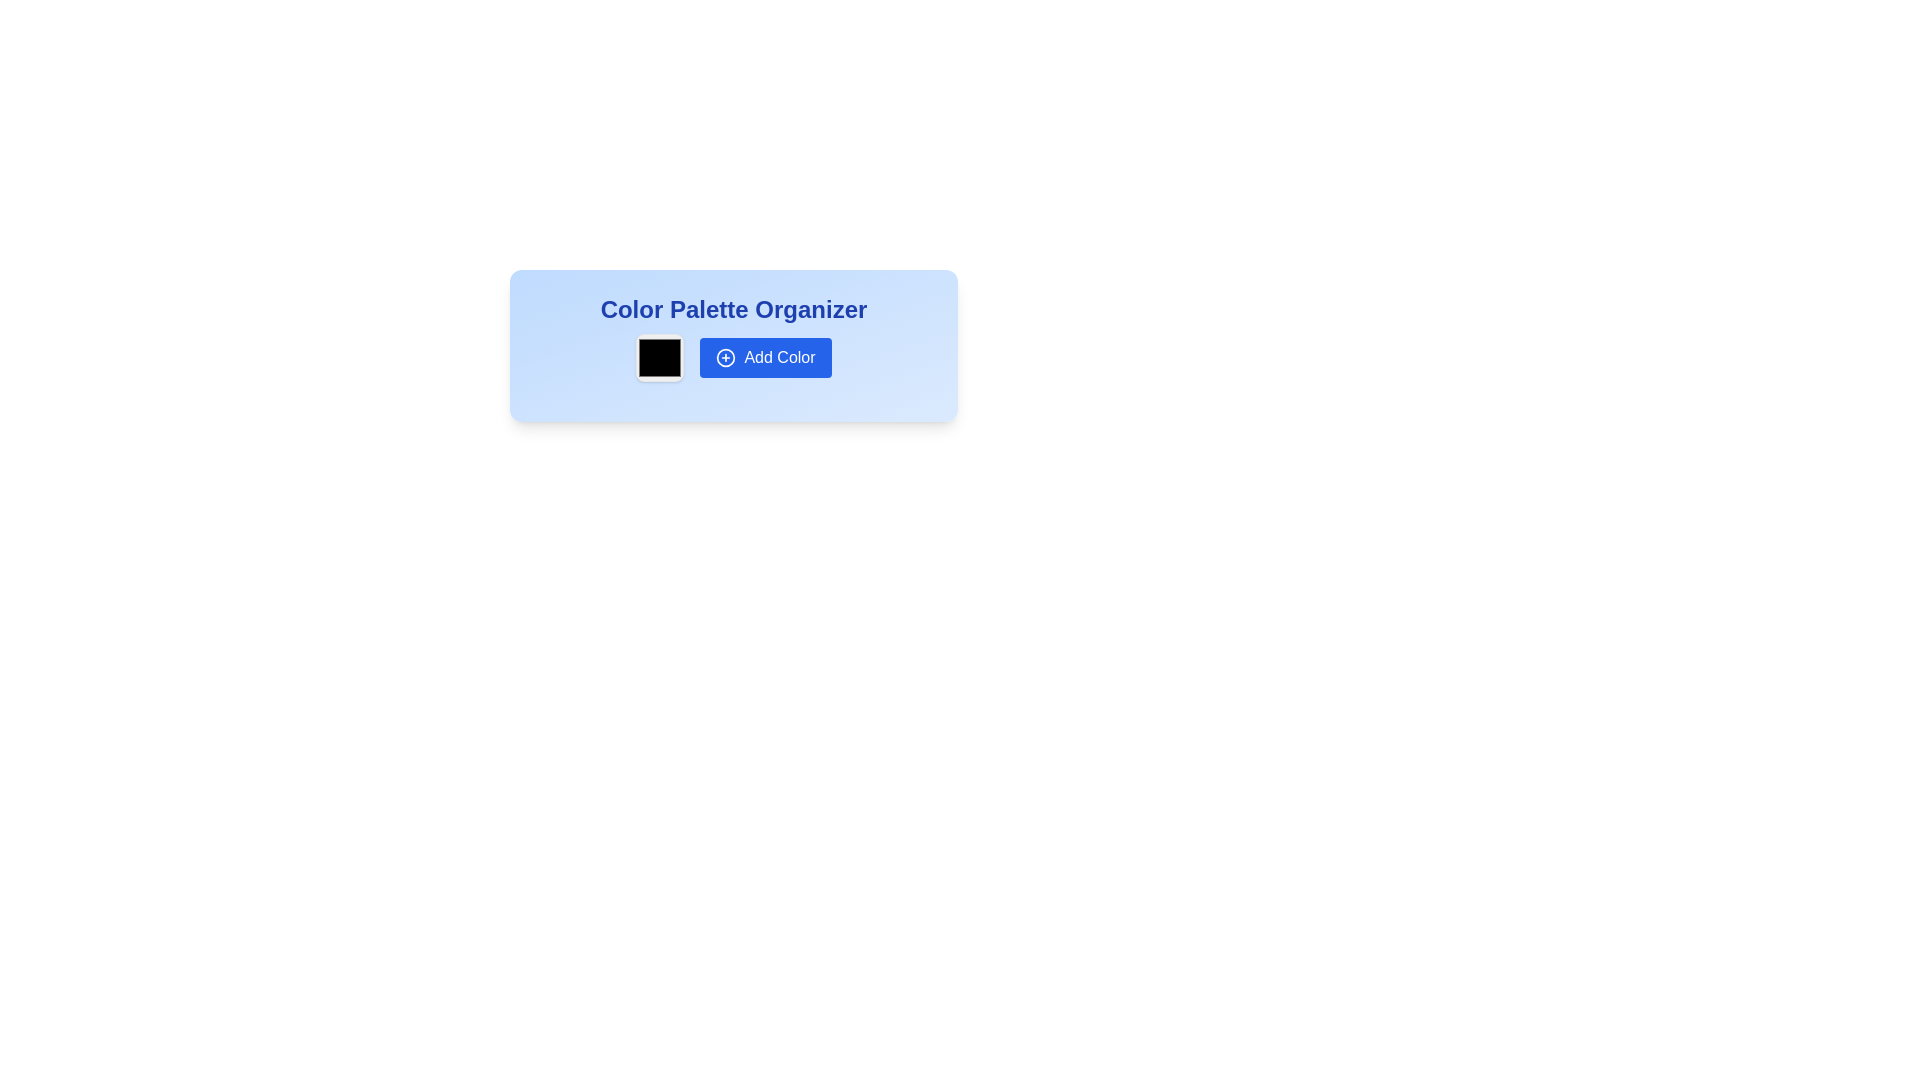  Describe the element at coordinates (725, 357) in the screenshot. I see `the circular SVG element that serves as the centerpiece of the icon adjacent to the 'Add Color' button` at that location.